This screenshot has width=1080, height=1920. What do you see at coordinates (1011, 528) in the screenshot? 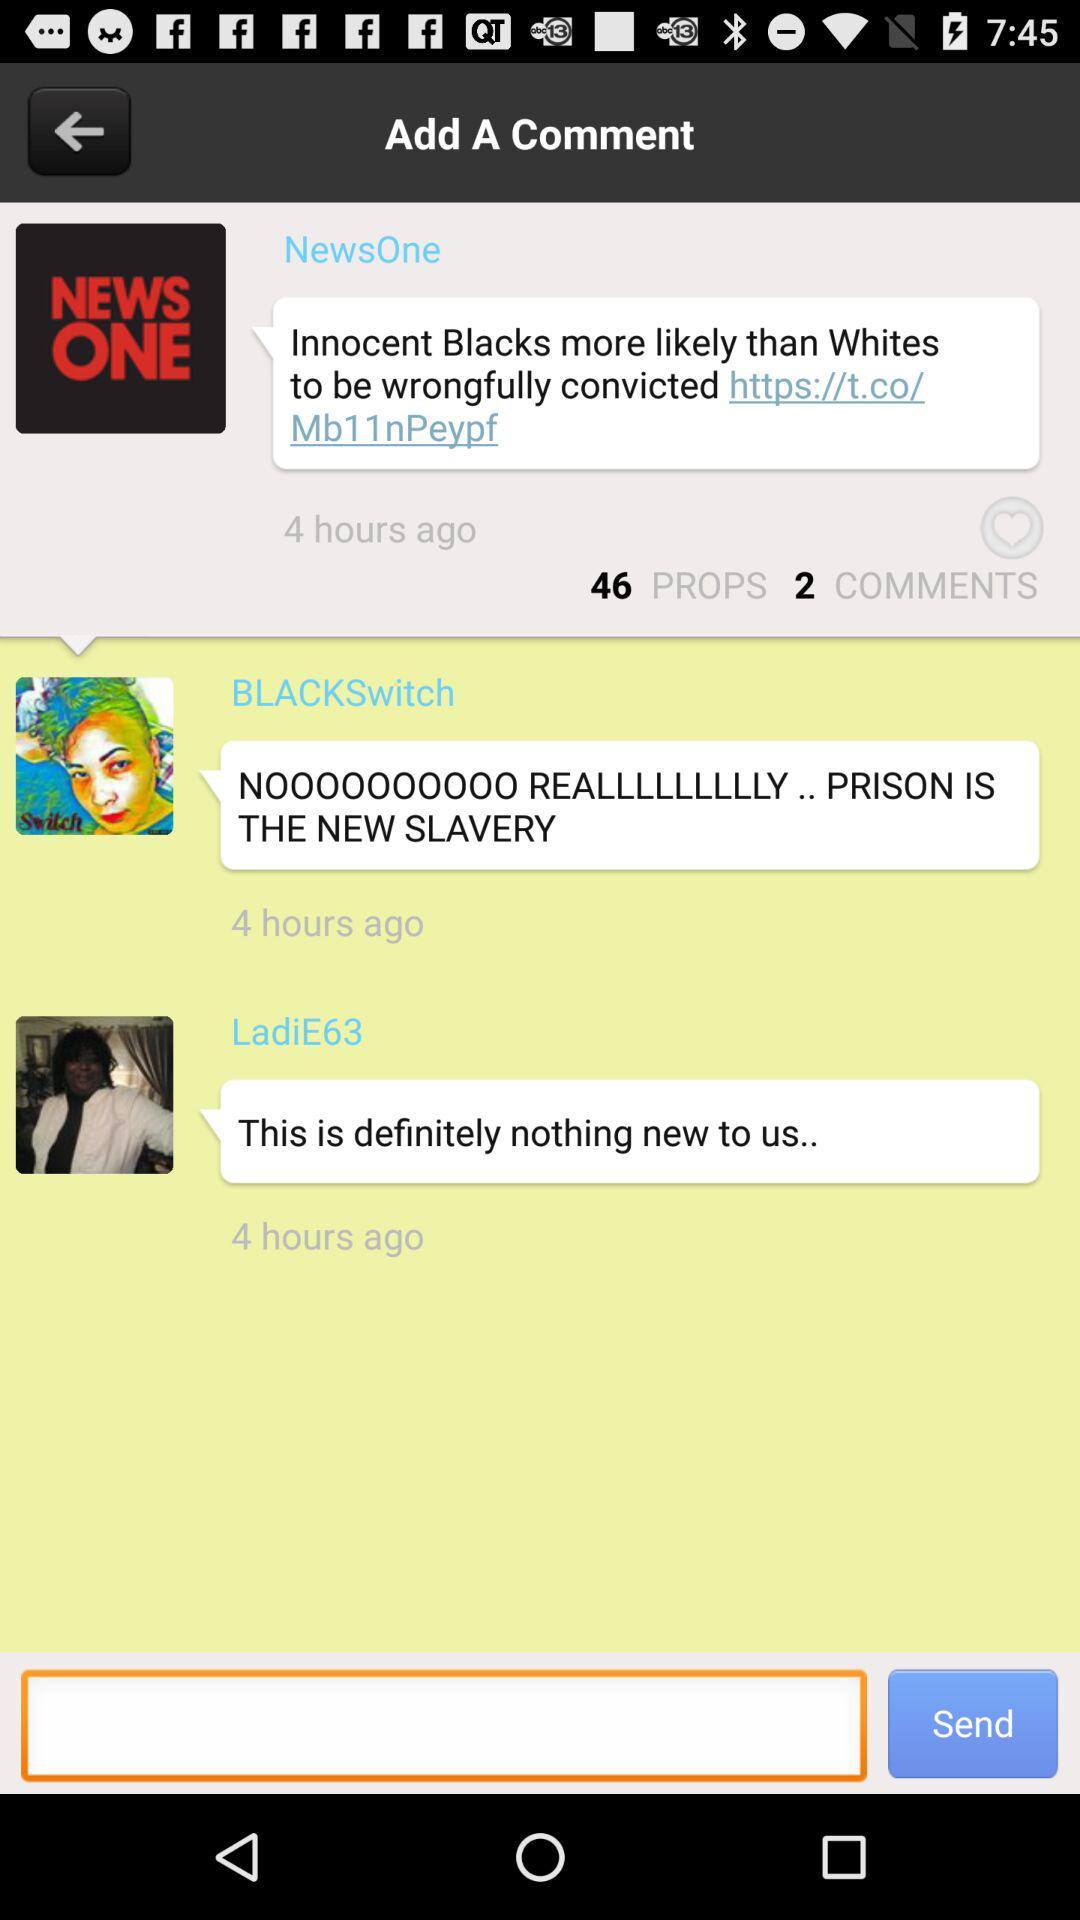
I see `app to the right of the 4 hours ago icon` at bounding box center [1011, 528].